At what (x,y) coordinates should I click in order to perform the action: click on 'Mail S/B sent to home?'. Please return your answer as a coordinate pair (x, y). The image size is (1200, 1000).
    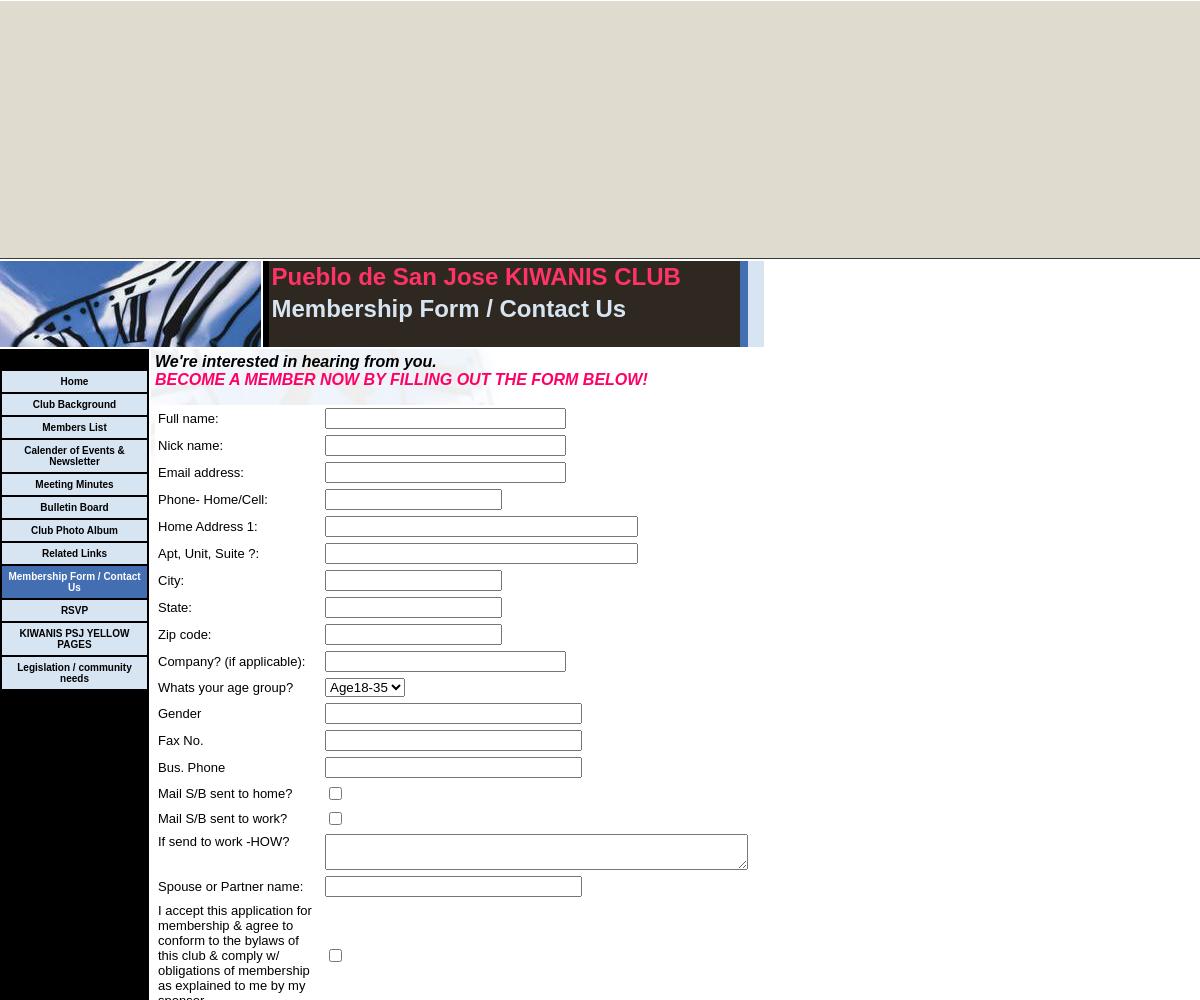
    Looking at the image, I should click on (224, 793).